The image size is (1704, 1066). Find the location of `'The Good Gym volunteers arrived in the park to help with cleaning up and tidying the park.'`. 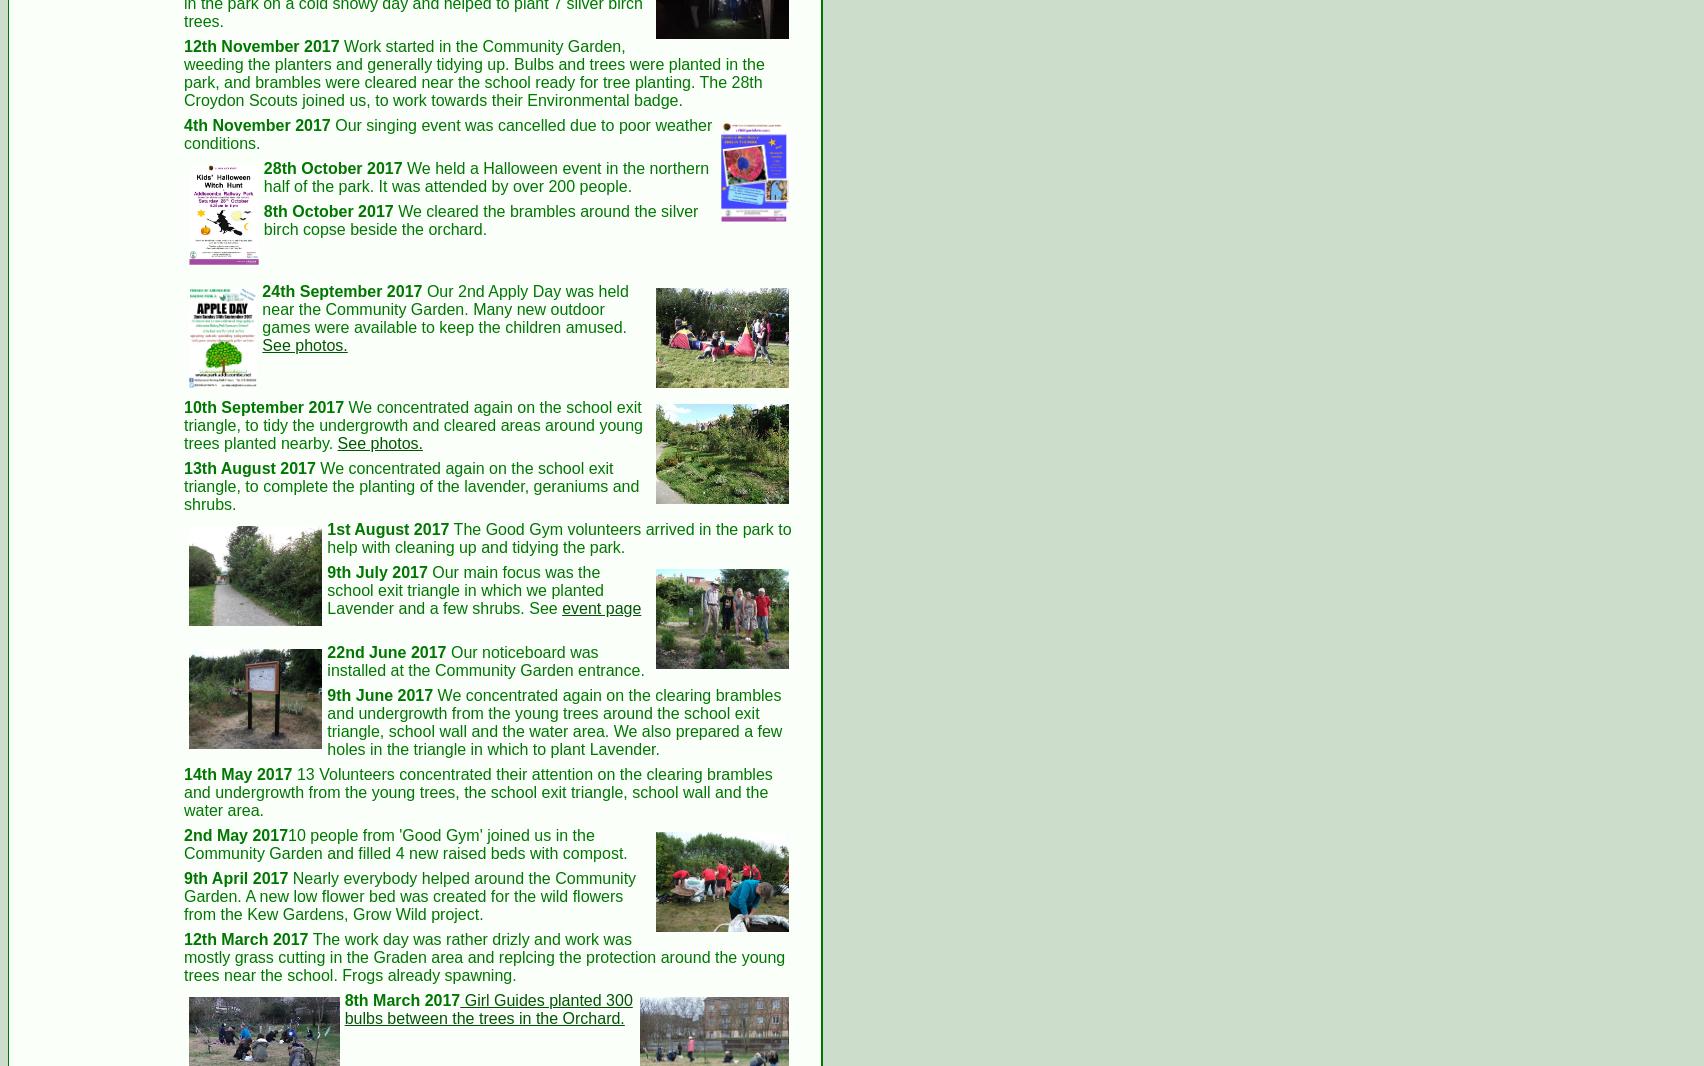

'The Good Gym volunteers arrived in the park to help with cleaning up and tidying the park.' is located at coordinates (559, 537).